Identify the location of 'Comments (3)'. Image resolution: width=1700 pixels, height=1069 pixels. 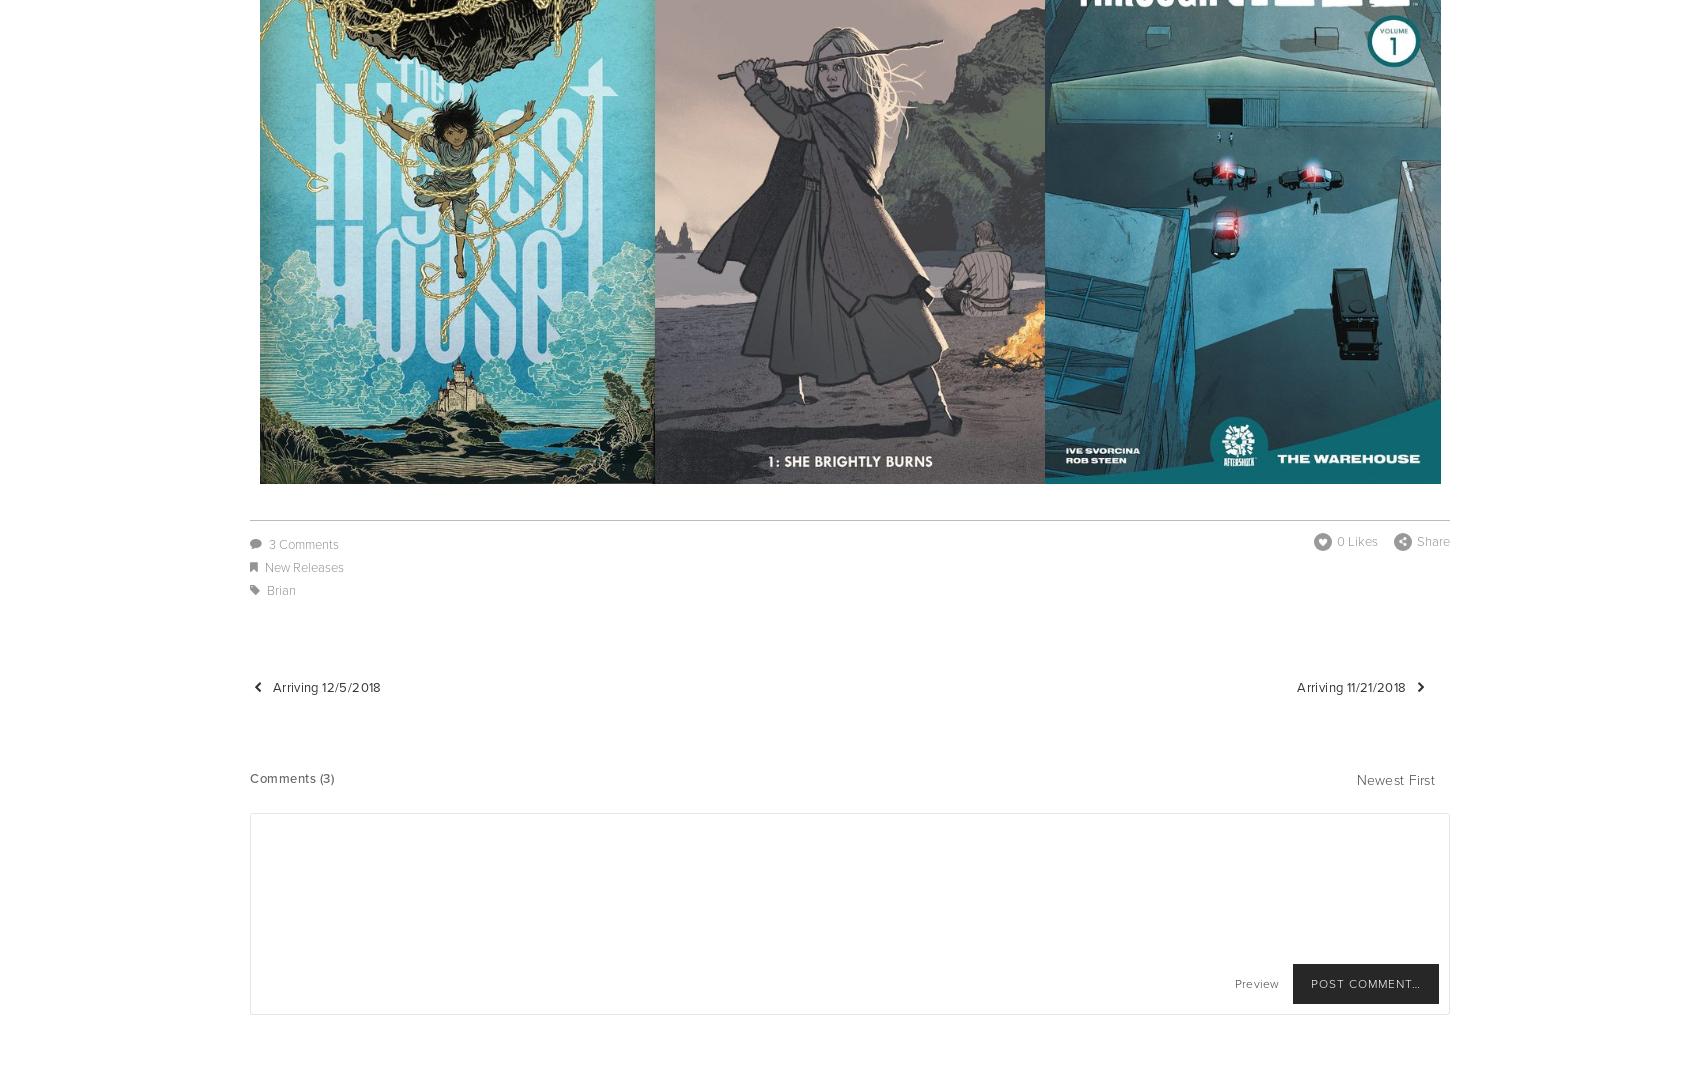
(292, 777).